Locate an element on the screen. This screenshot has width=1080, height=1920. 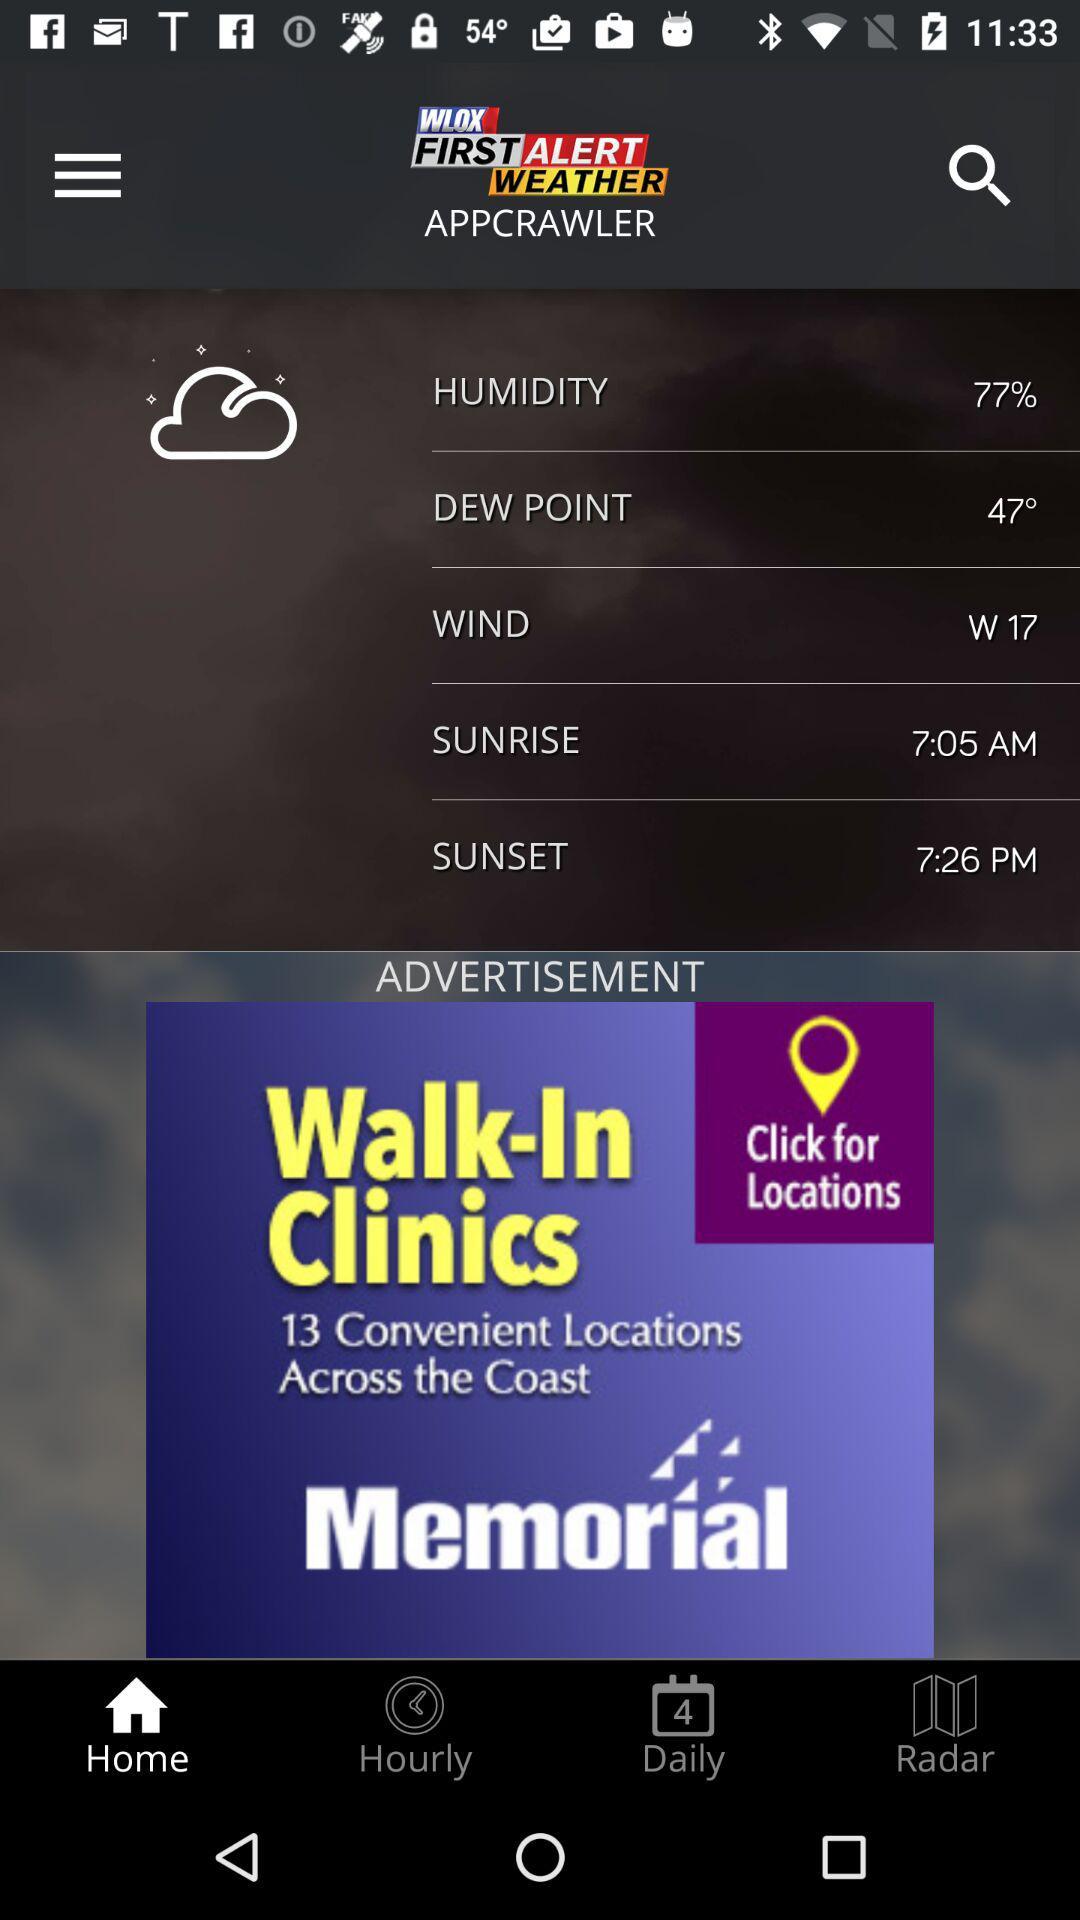
home is located at coordinates (135, 1726).